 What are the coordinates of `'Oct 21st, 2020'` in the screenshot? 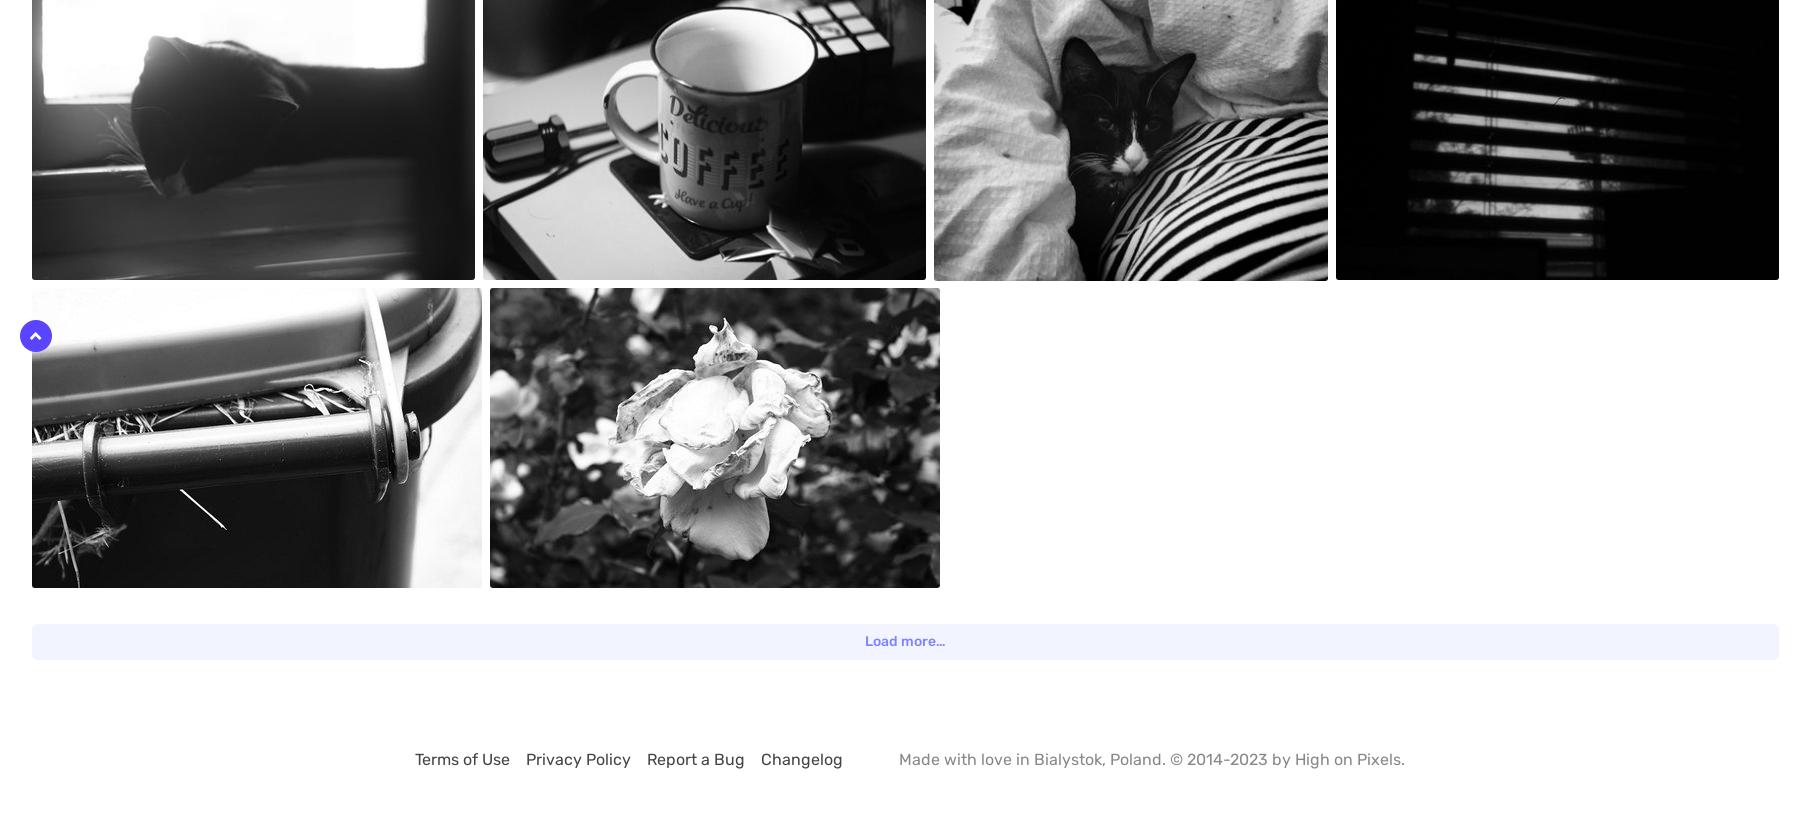 It's located at (538, 303).